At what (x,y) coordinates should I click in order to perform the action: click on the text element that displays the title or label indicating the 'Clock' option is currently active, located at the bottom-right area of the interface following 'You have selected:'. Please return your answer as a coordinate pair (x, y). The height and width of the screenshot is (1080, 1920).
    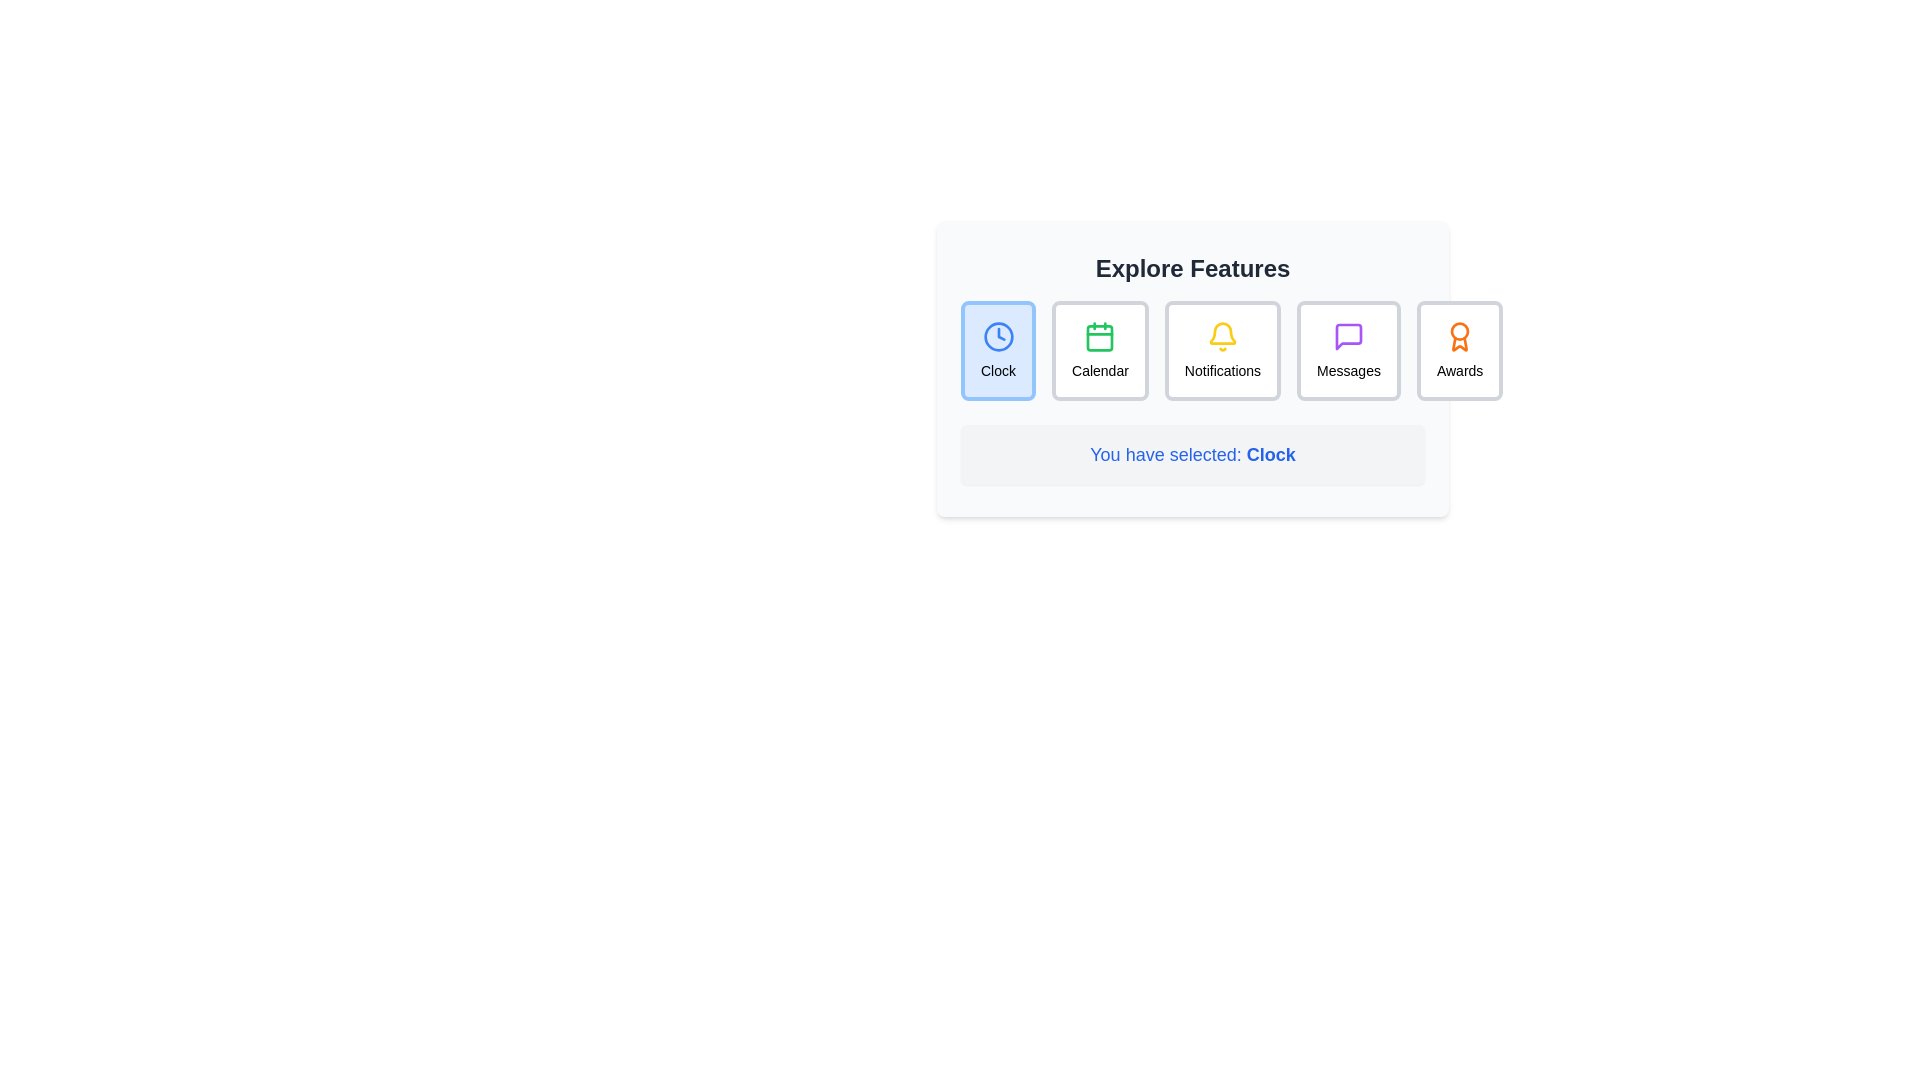
    Looking at the image, I should click on (1270, 455).